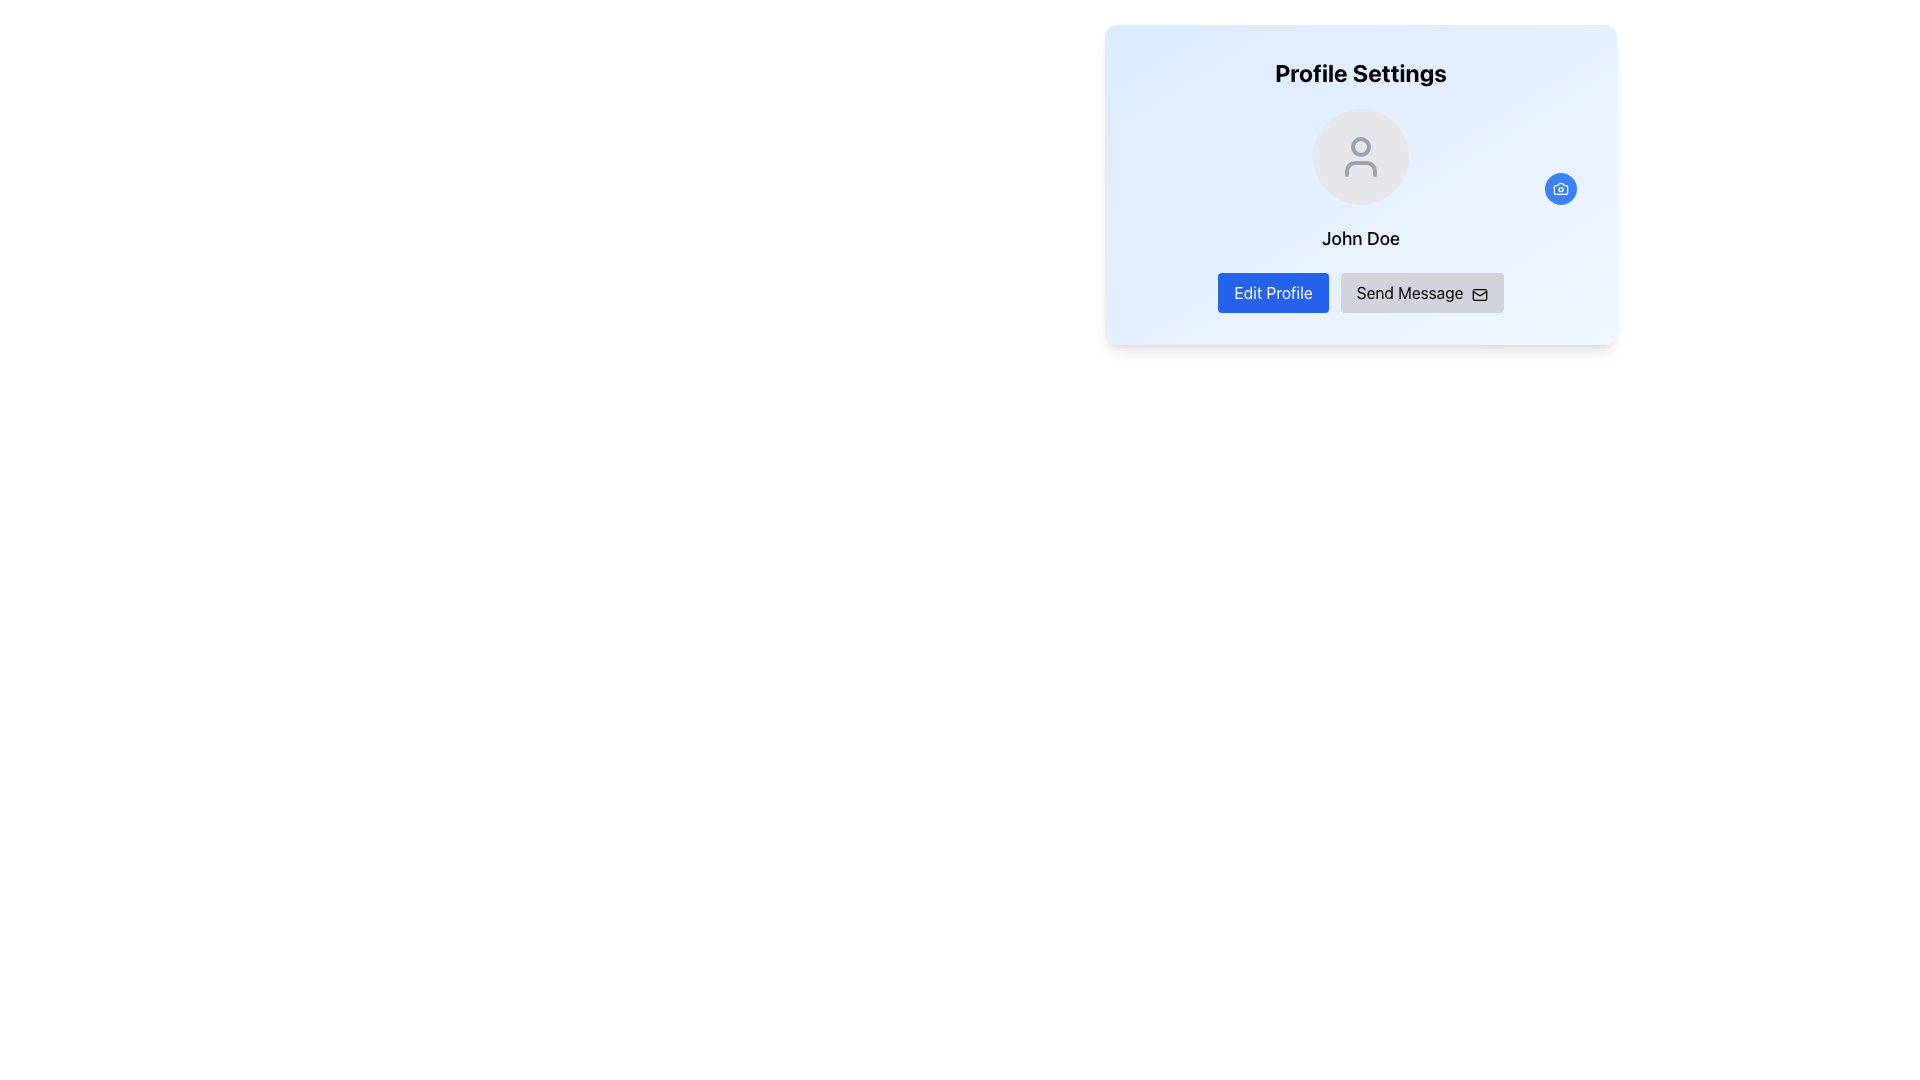  What do you see at coordinates (1272, 293) in the screenshot?
I see `the blue 'Edit Profile' button with rounded edges` at bounding box center [1272, 293].